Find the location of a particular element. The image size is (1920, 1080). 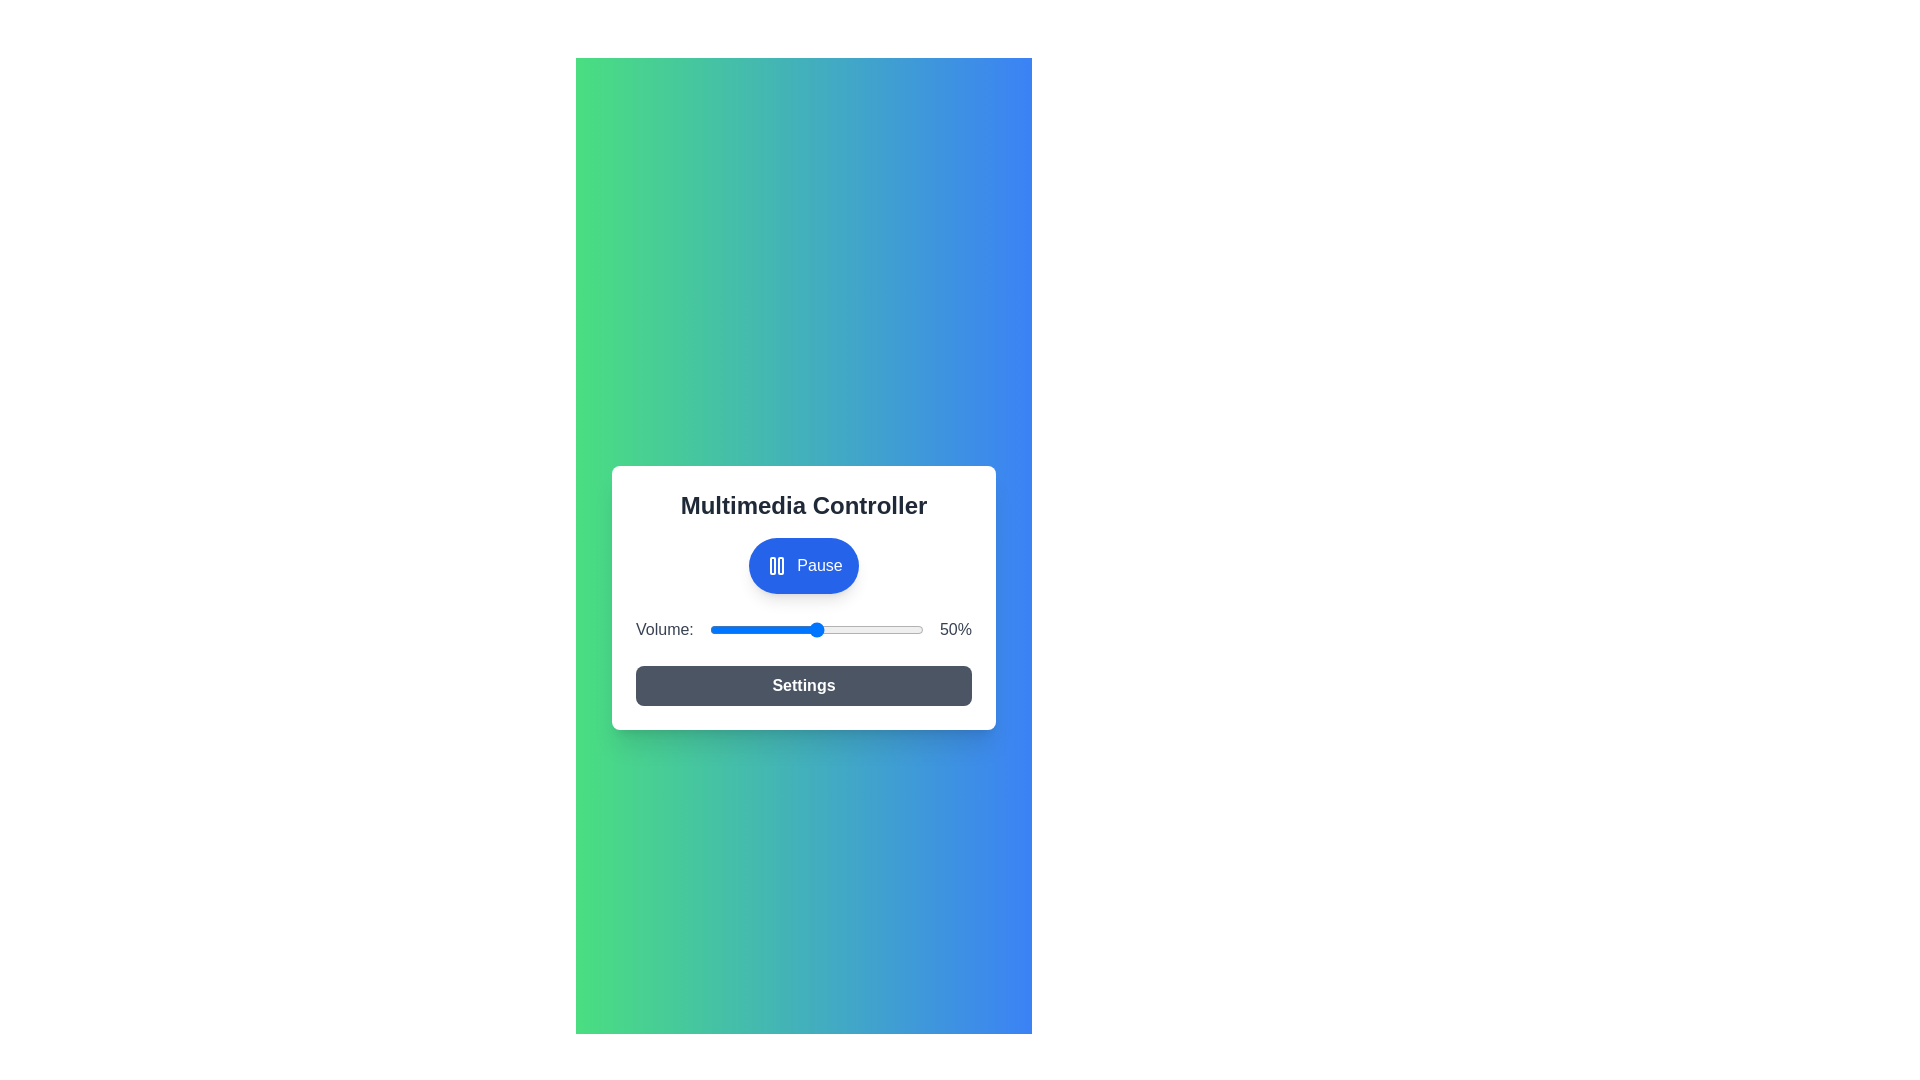

the volume is located at coordinates (884, 628).